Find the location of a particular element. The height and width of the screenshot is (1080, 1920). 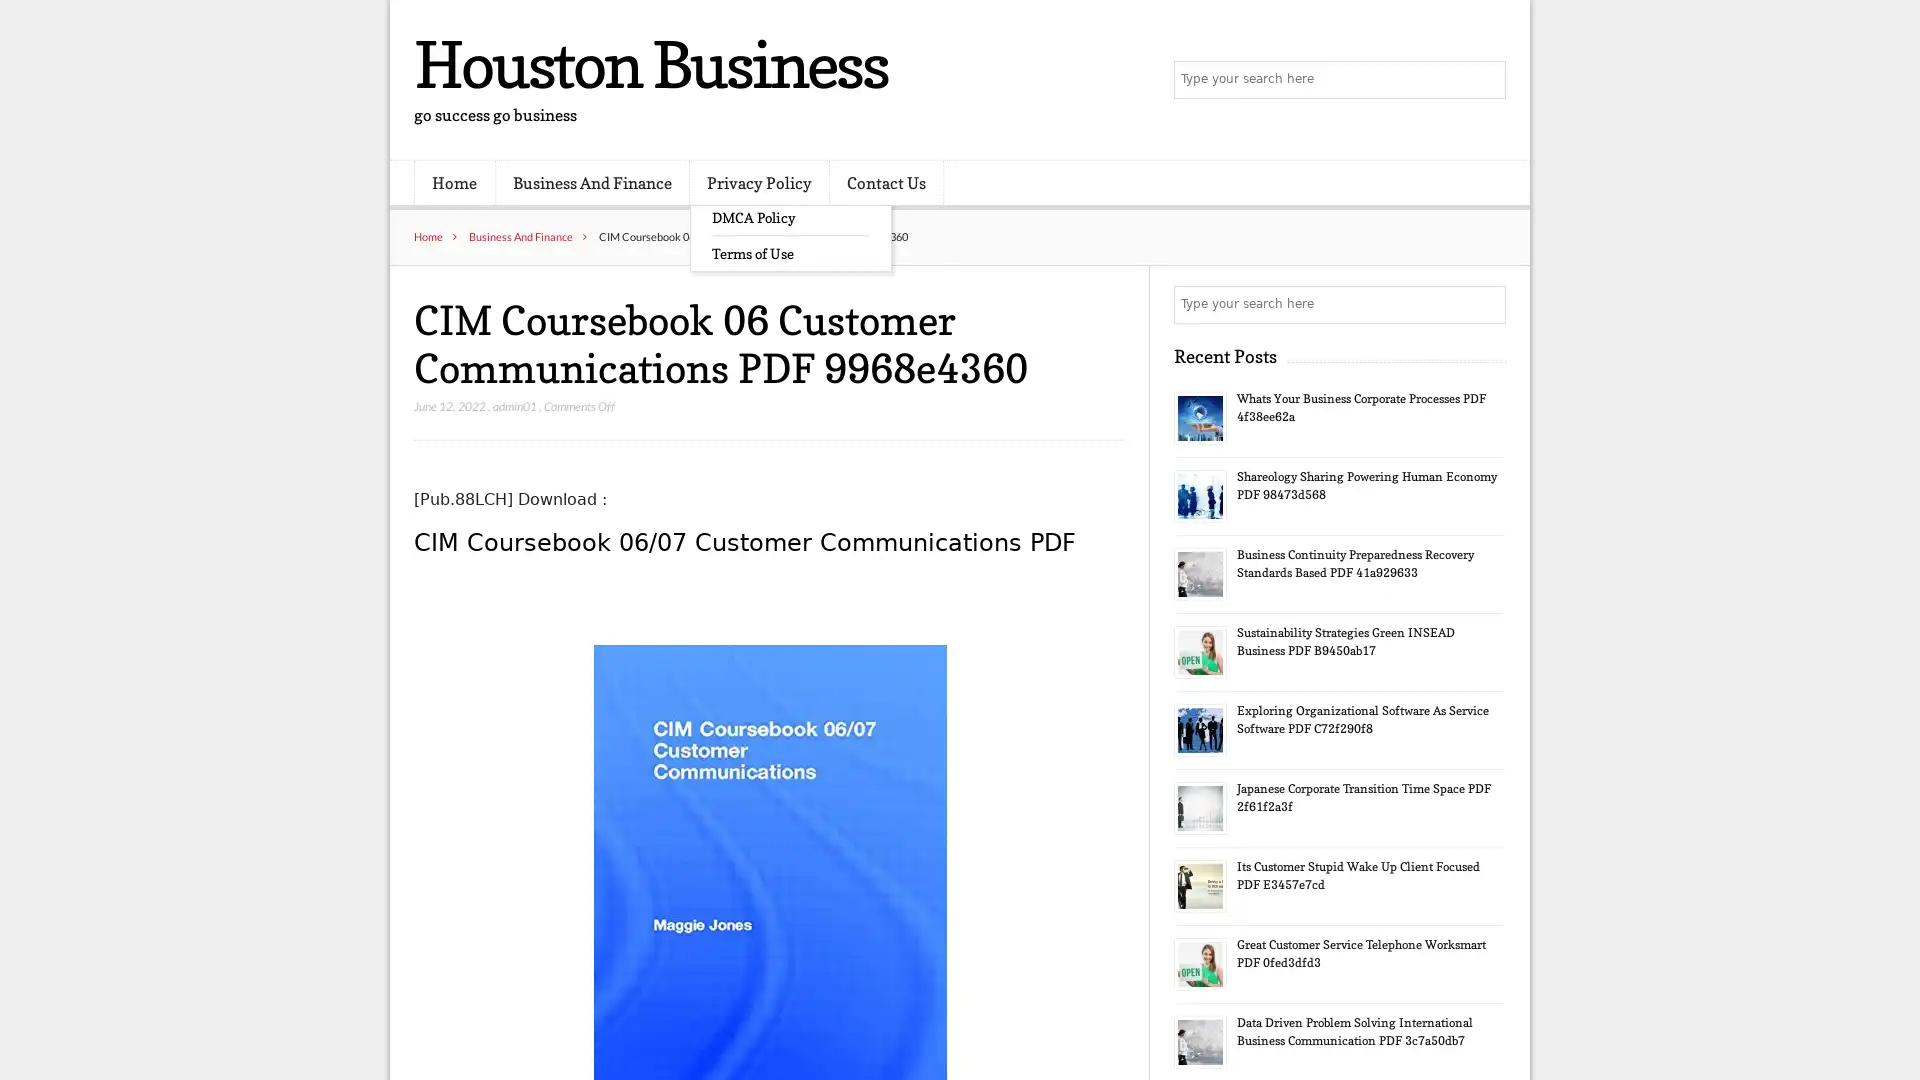

Search is located at coordinates (1485, 80).